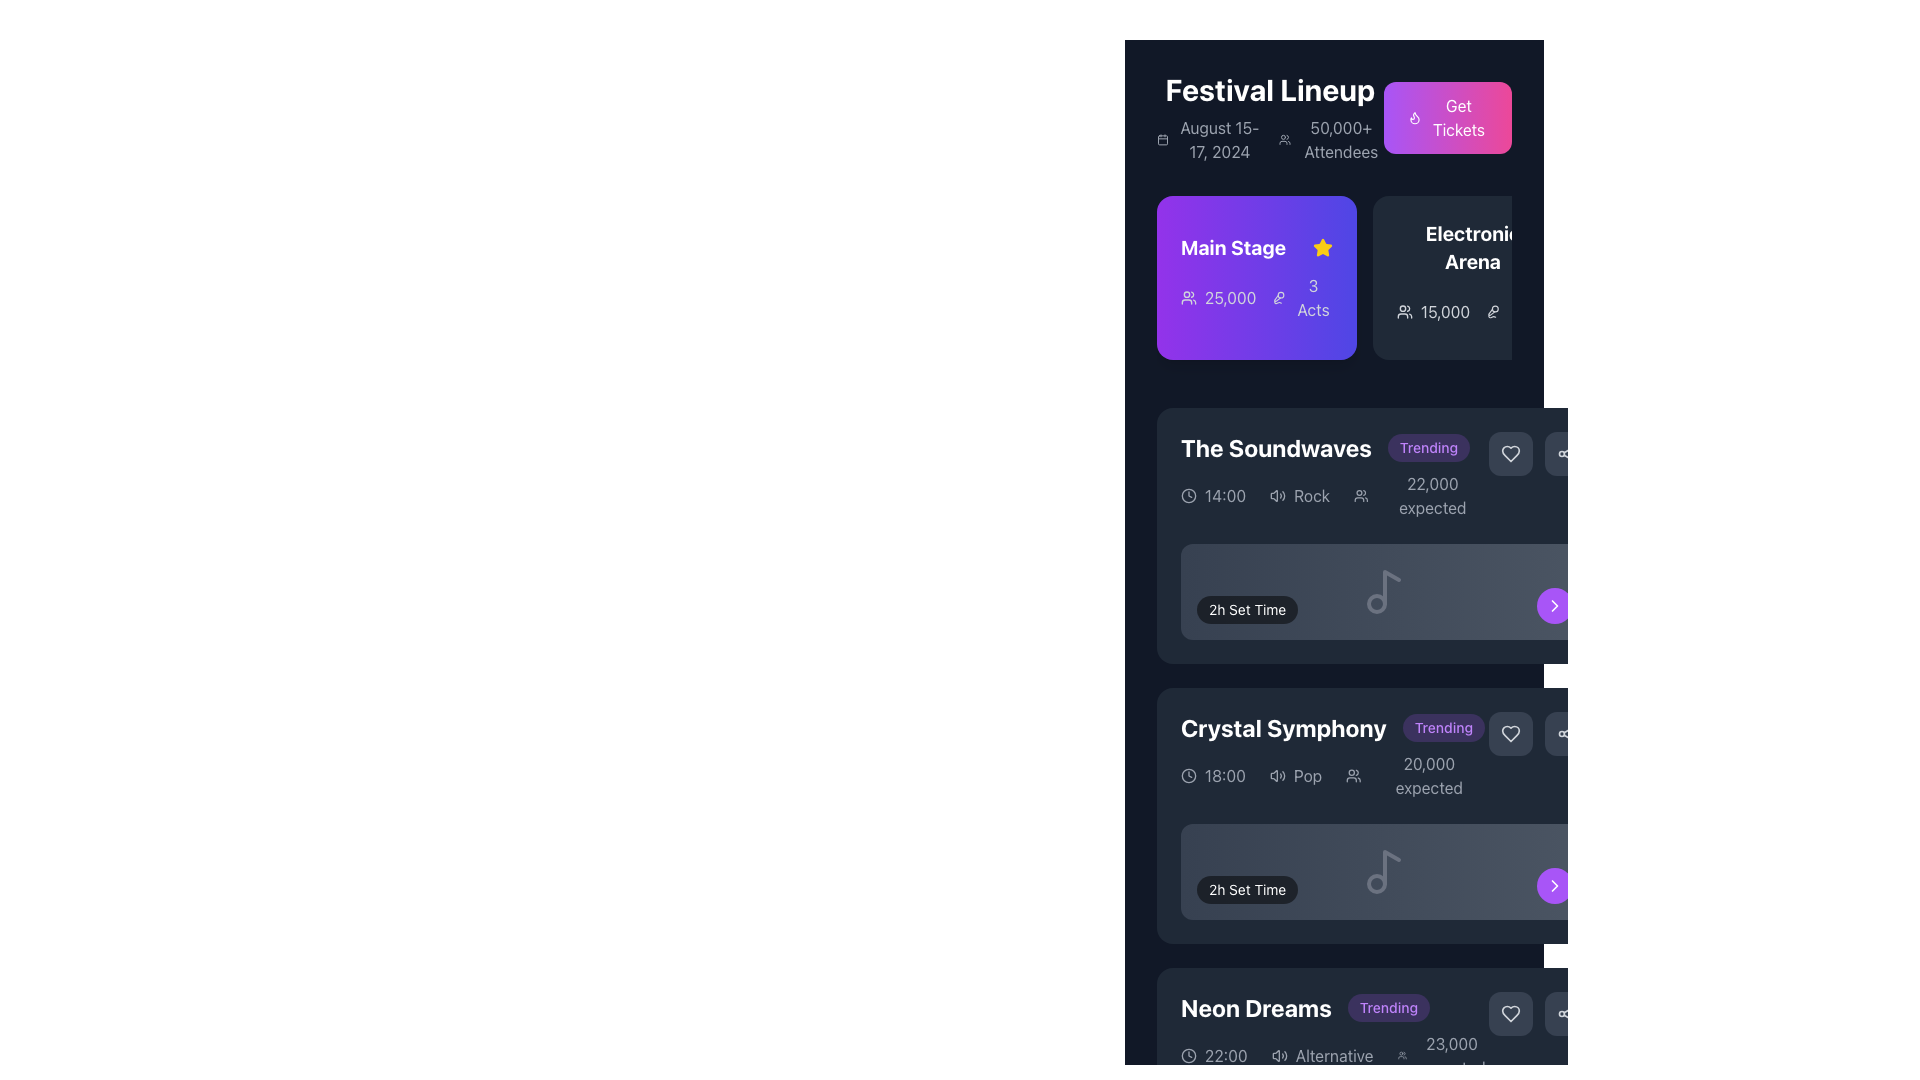  What do you see at coordinates (1334, 1055) in the screenshot?
I see `the text label displaying 'Alternative' in the 'Neon Dreams' section, which is the only full-text label positioned to the right of an icon, below the event time details` at bounding box center [1334, 1055].